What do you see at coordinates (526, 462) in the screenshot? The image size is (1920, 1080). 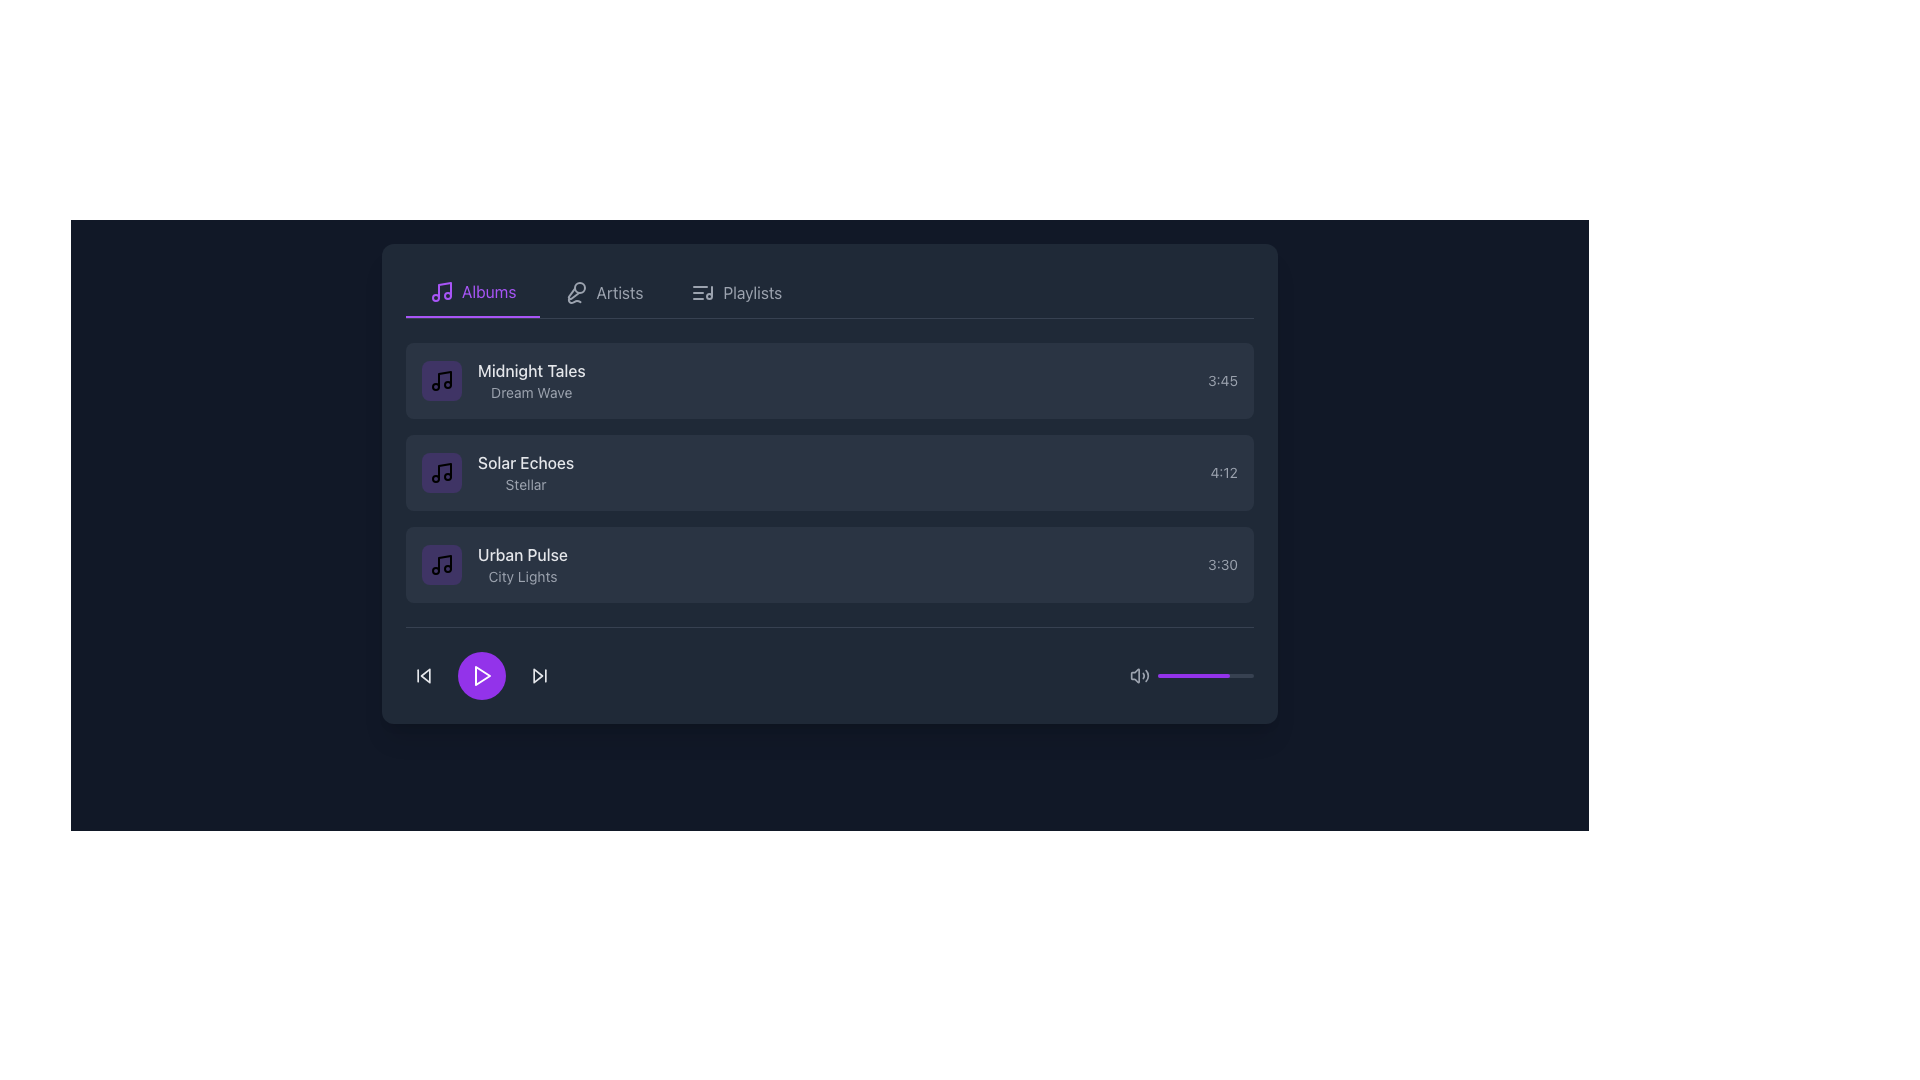 I see `text content of the label displaying 'Solar Echoes', which is a medium-sized light gray text against a dark blue background, located in the left half of the interface above the text 'Stellar'` at bounding box center [526, 462].